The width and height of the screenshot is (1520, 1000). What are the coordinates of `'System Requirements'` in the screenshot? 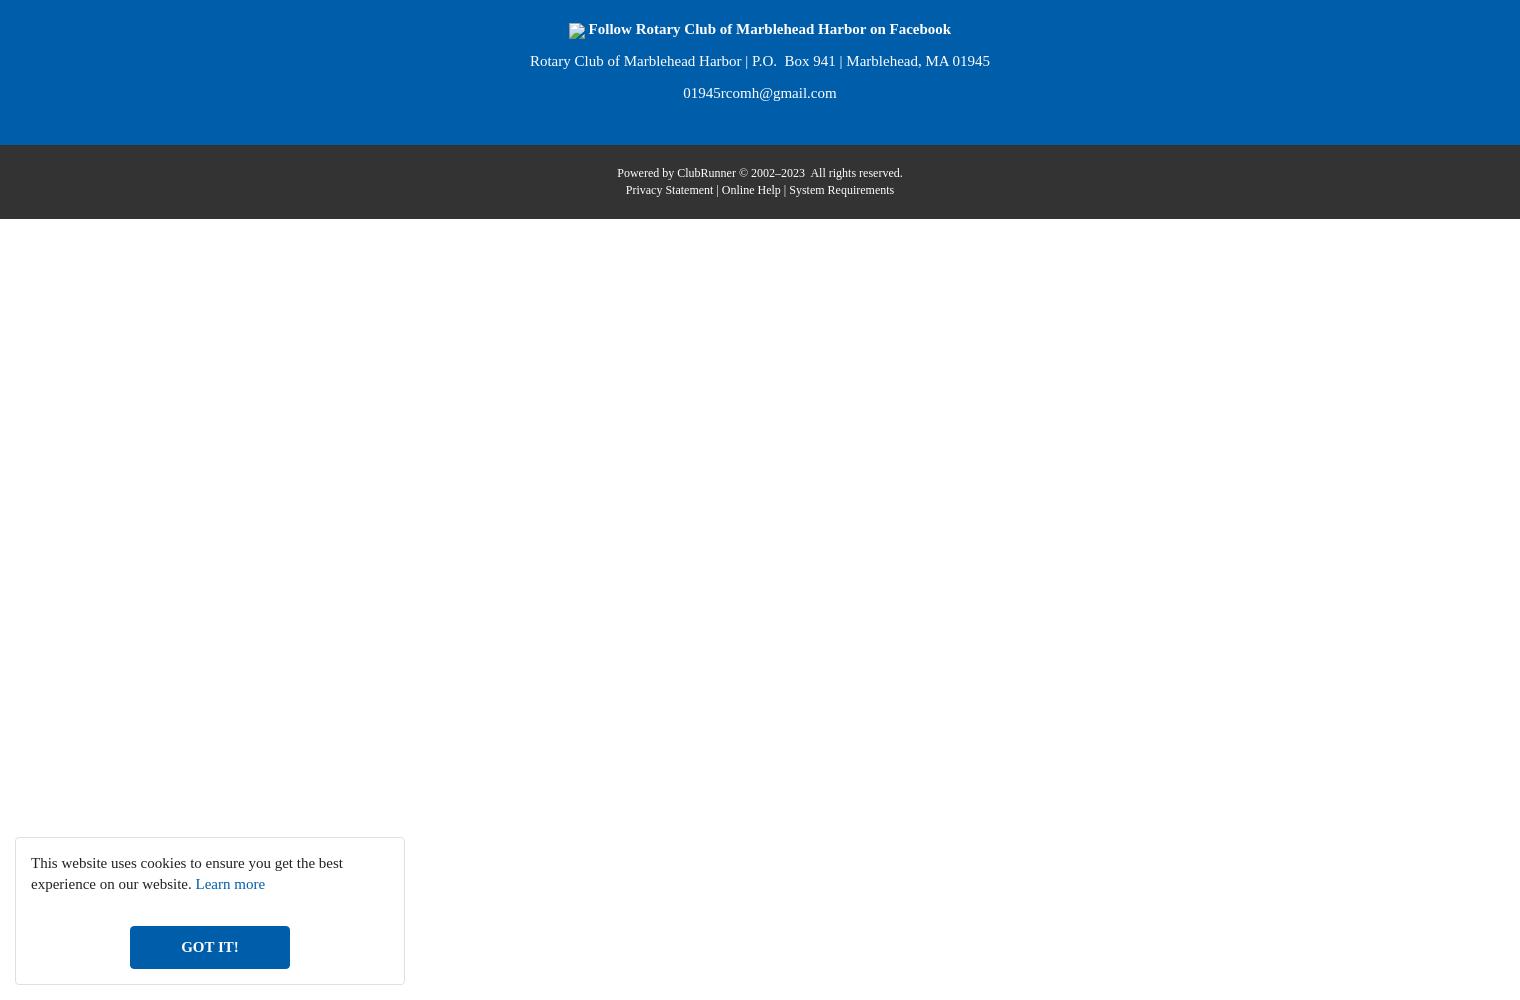 It's located at (840, 188).